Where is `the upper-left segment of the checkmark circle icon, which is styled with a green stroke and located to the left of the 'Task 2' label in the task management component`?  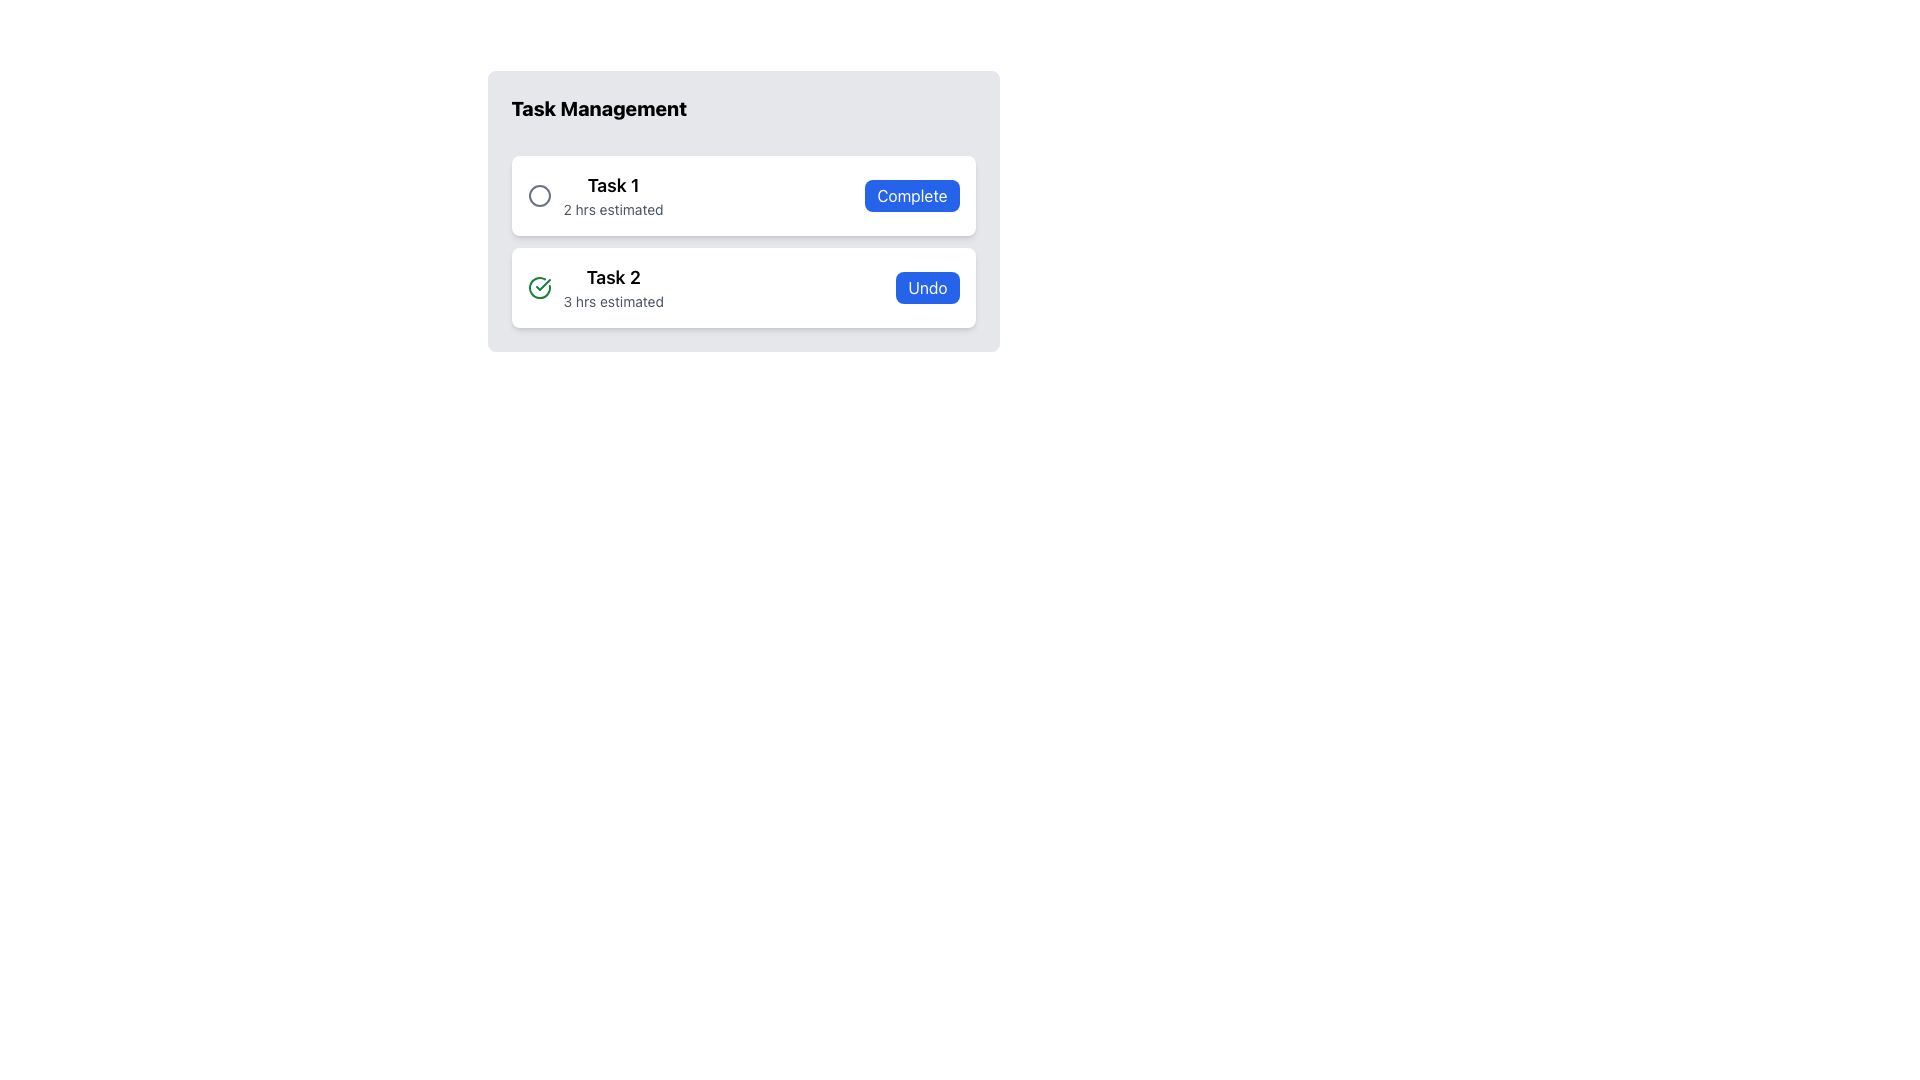 the upper-left segment of the checkmark circle icon, which is styled with a green stroke and located to the left of the 'Task 2' label in the task management component is located at coordinates (539, 288).